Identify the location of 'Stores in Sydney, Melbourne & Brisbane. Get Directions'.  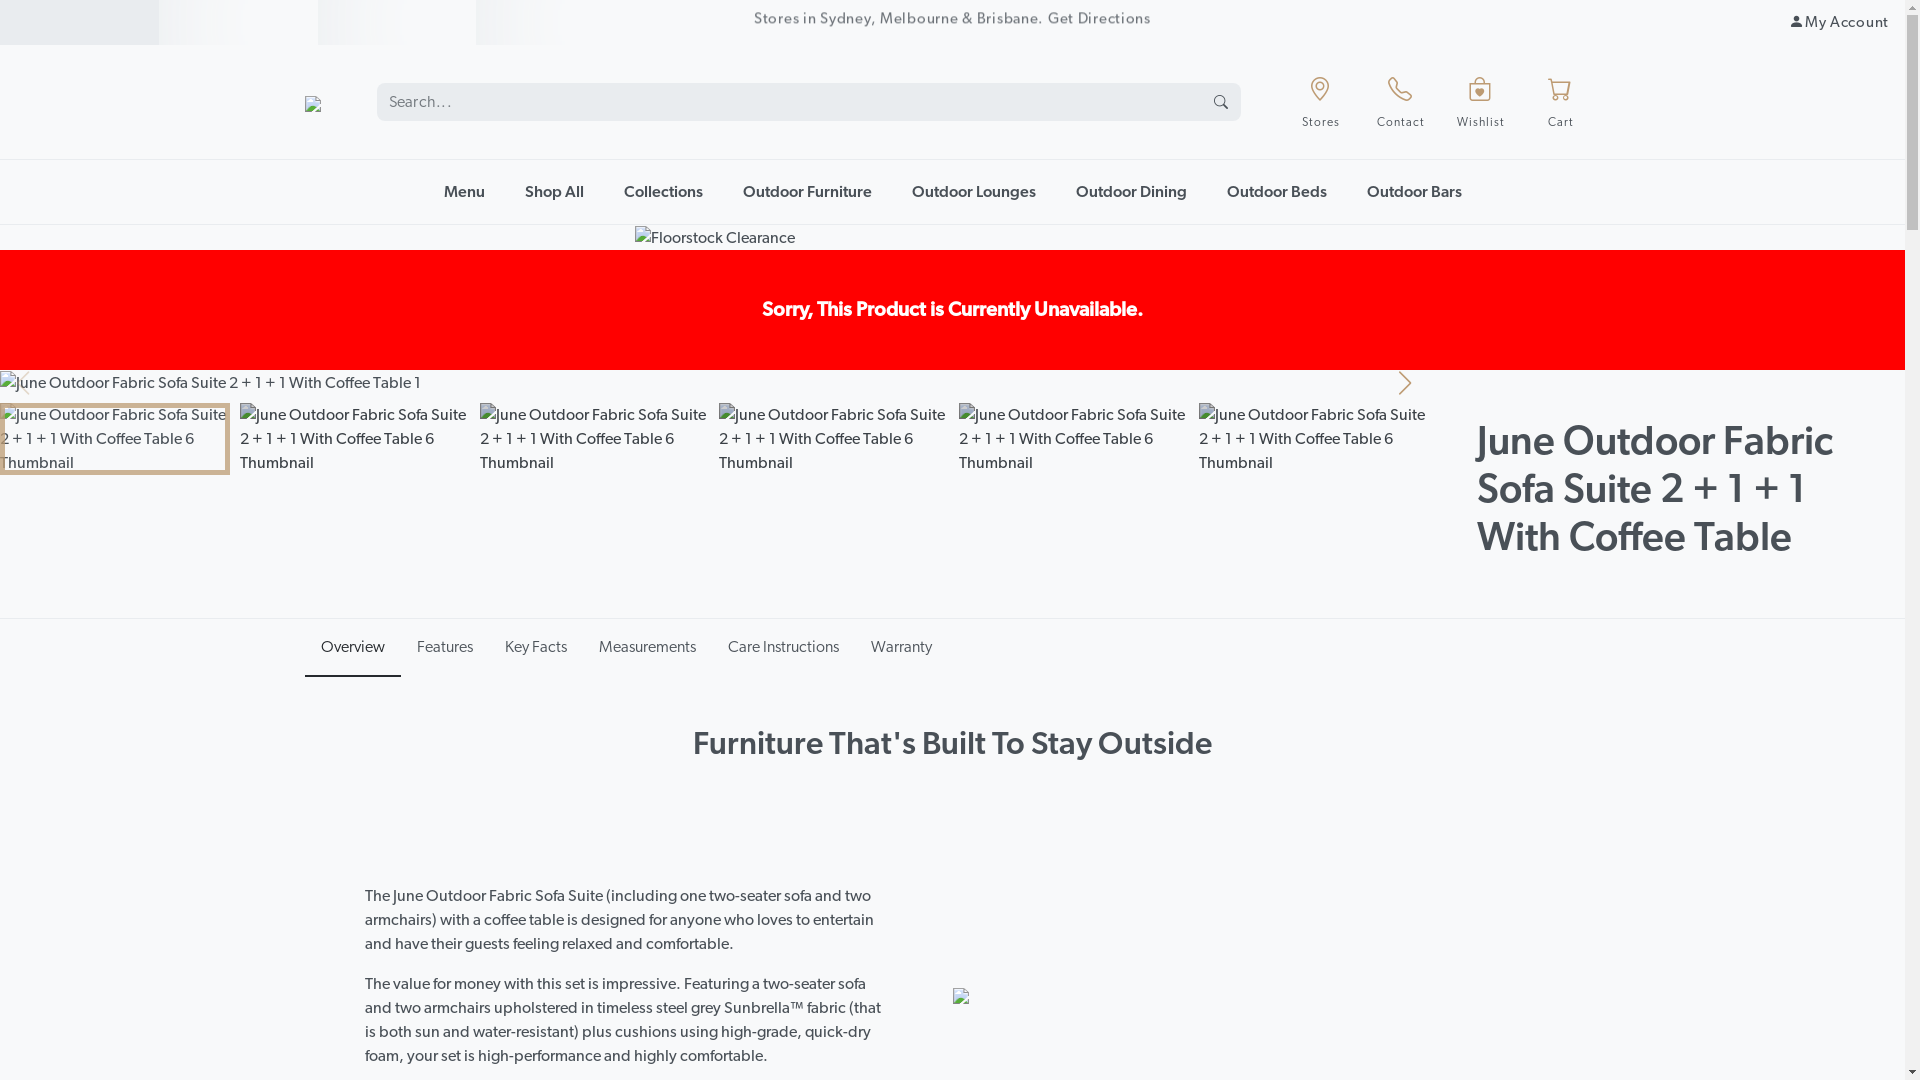
(951, 22).